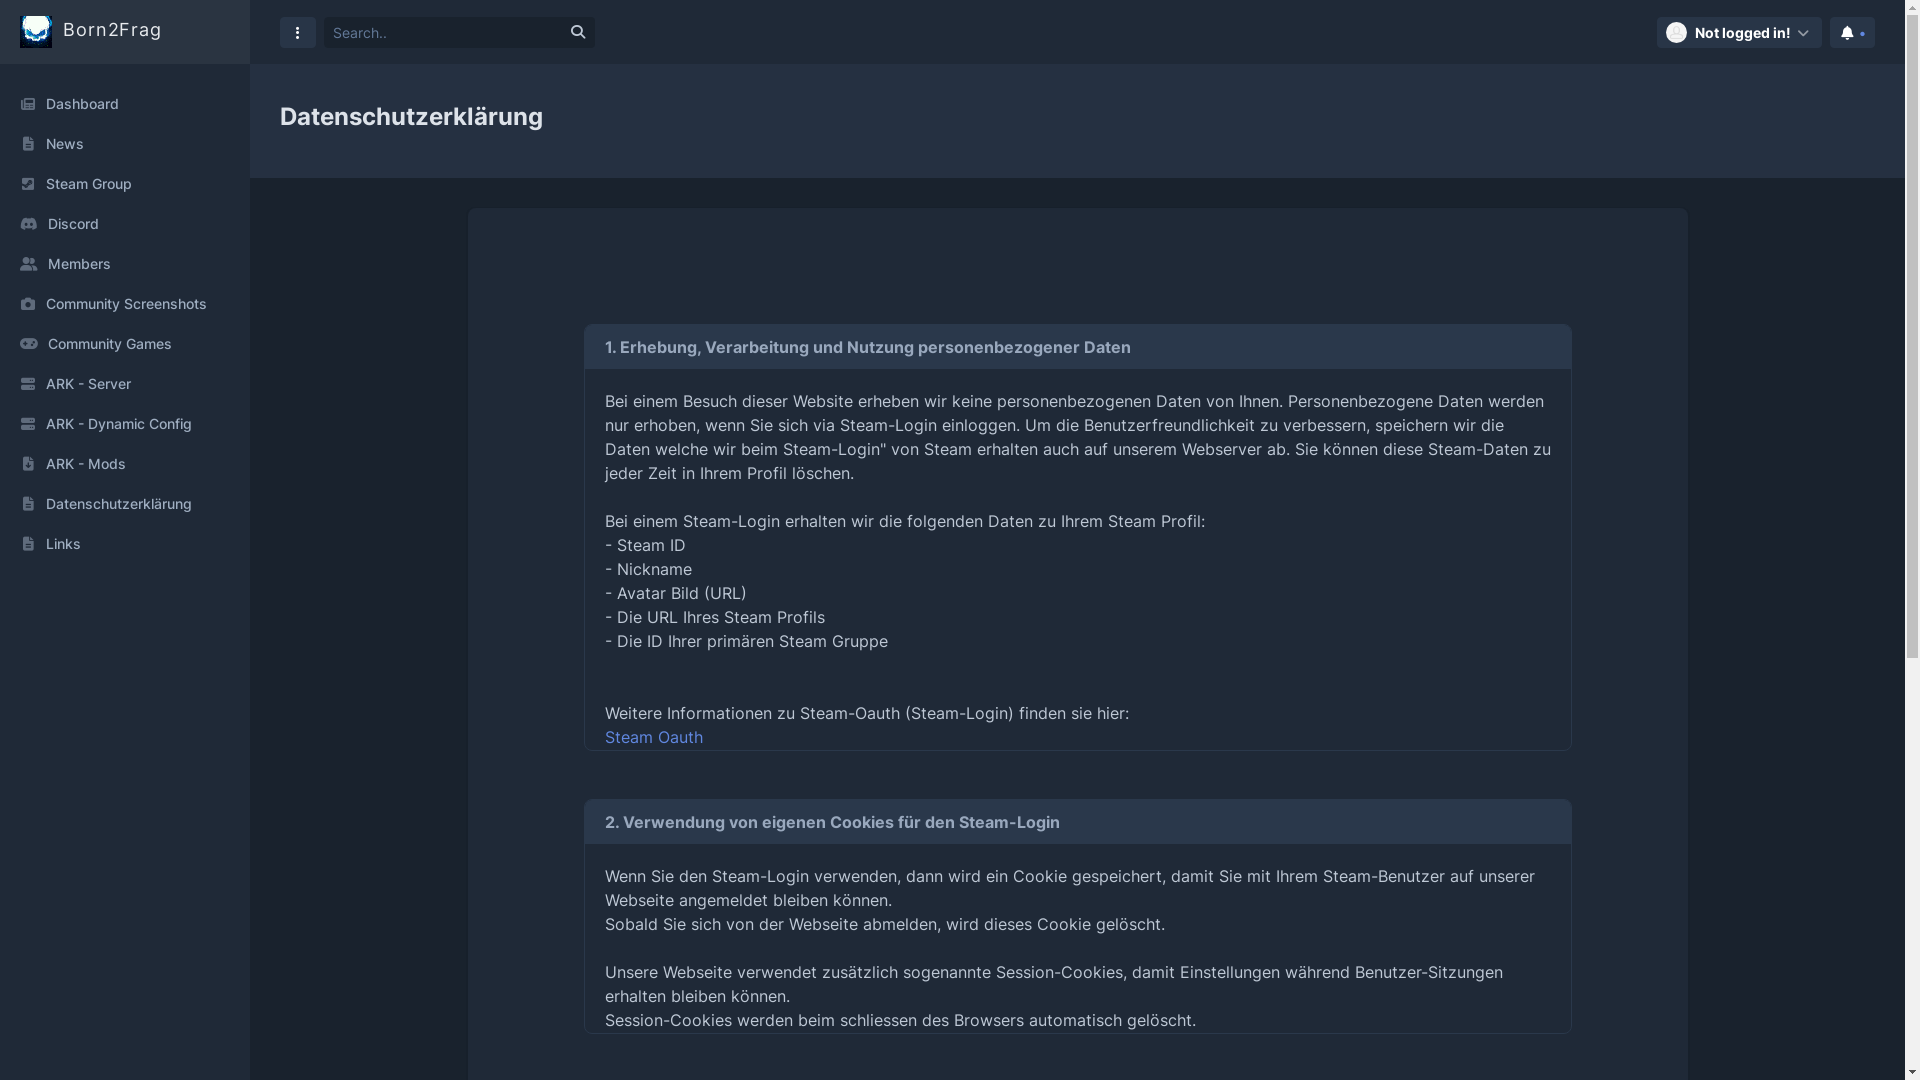  I want to click on 'Steam Group', so click(123, 184).